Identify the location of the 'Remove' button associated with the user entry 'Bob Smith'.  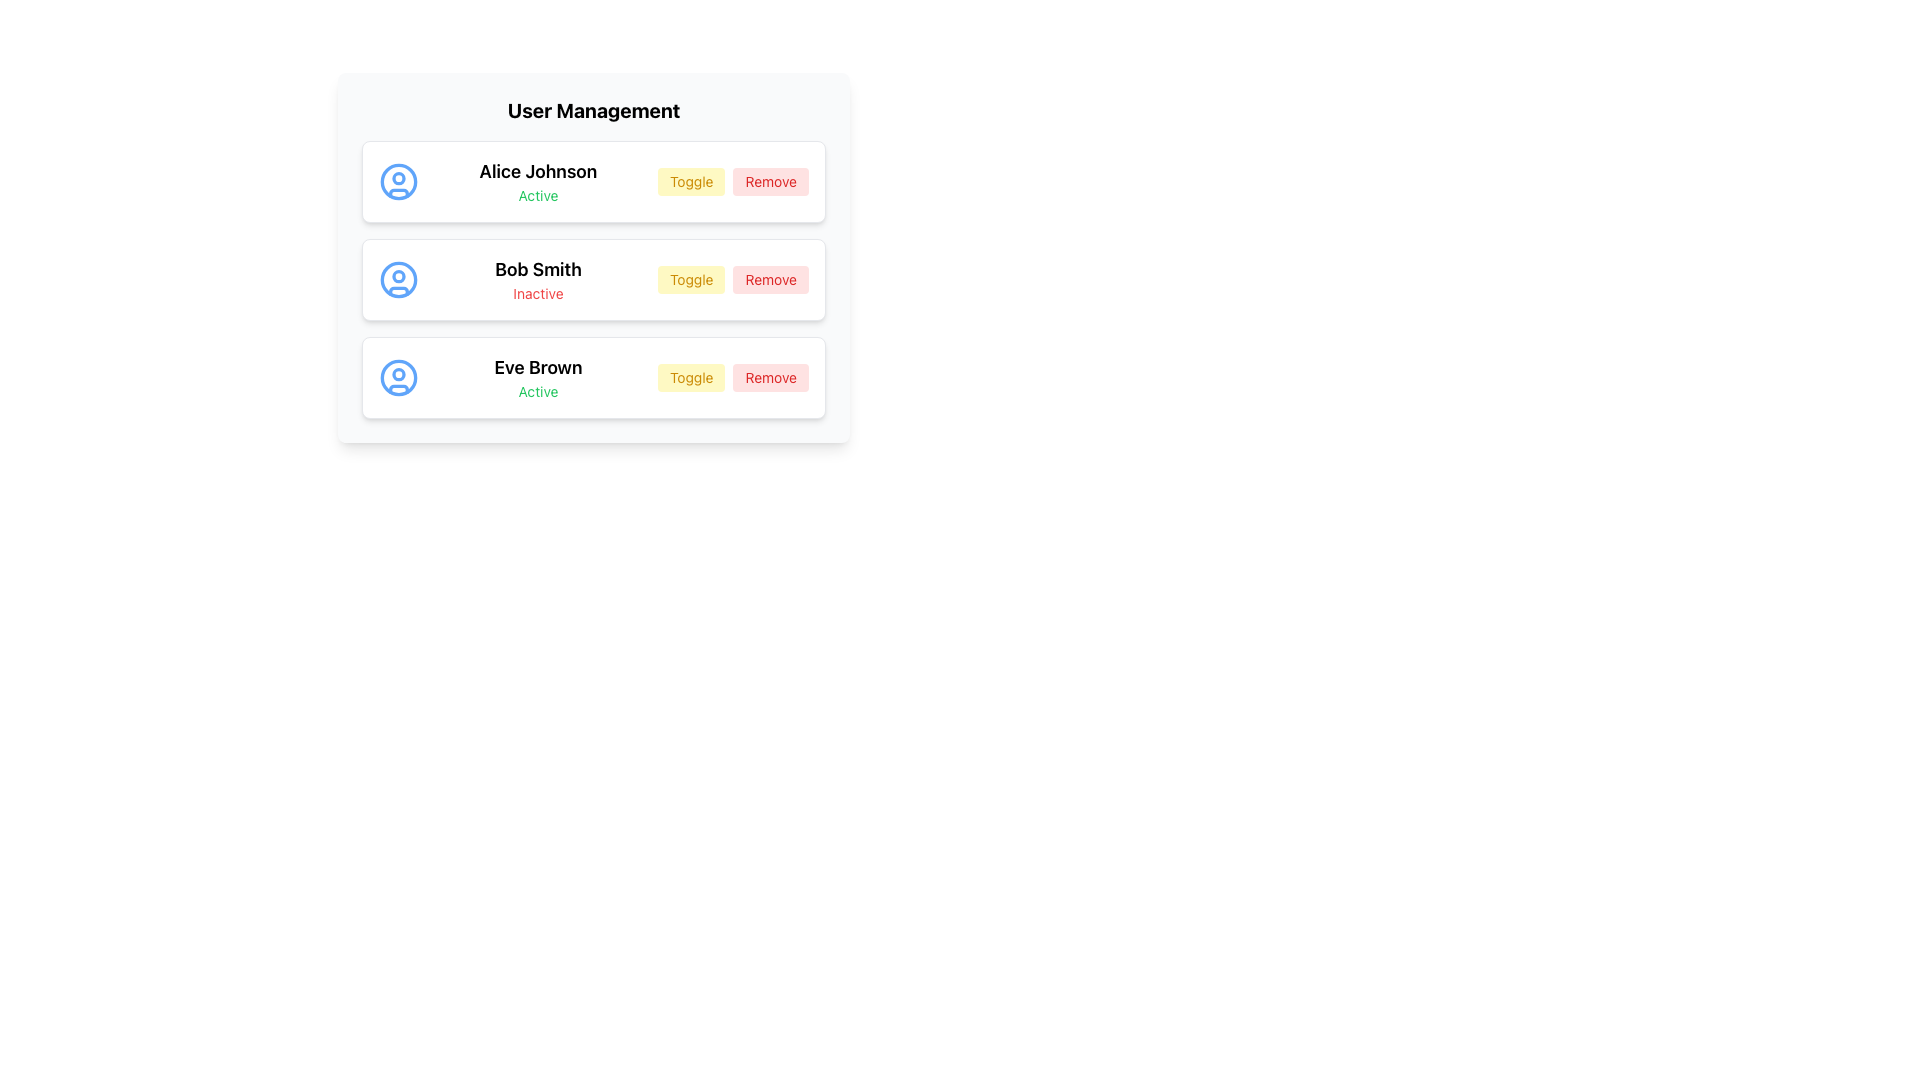
(770, 280).